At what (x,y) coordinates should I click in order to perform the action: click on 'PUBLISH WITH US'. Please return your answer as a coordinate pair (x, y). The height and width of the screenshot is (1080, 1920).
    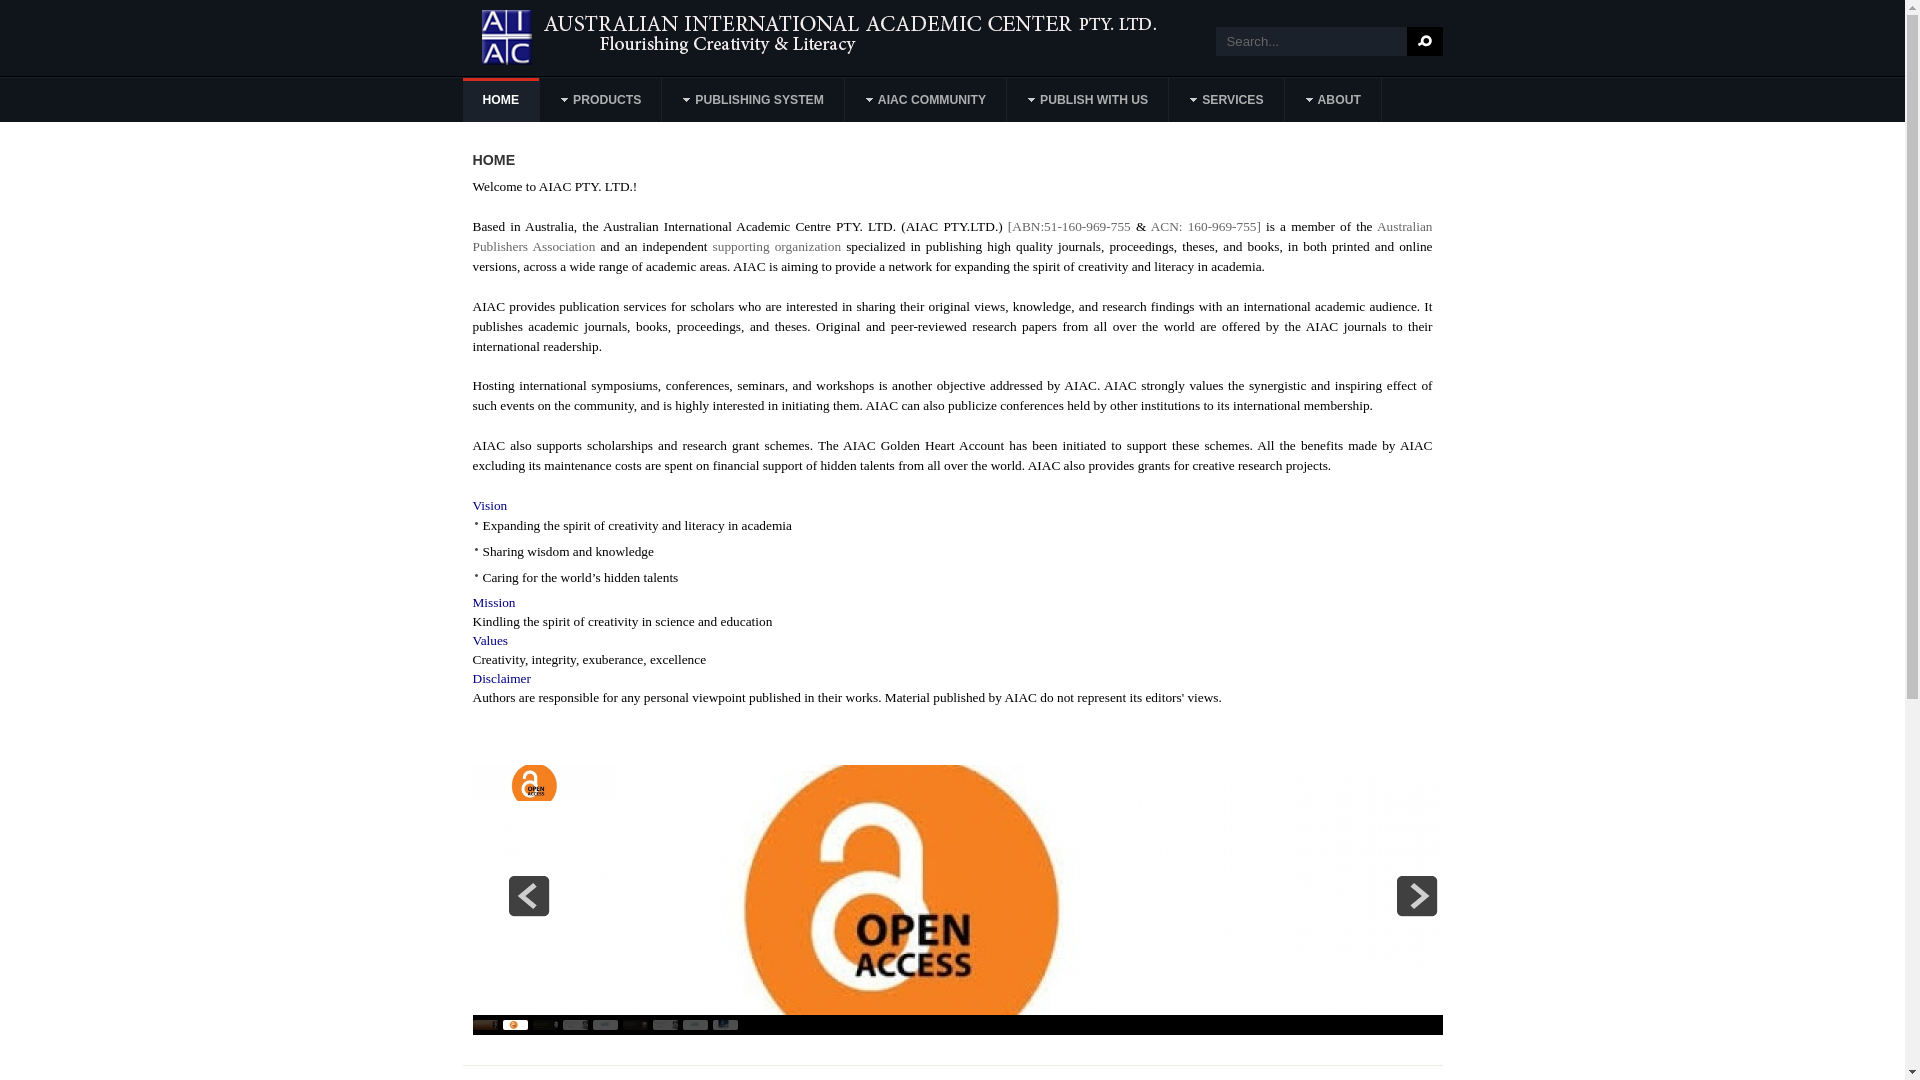
    Looking at the image, I should click on (1087, 100).